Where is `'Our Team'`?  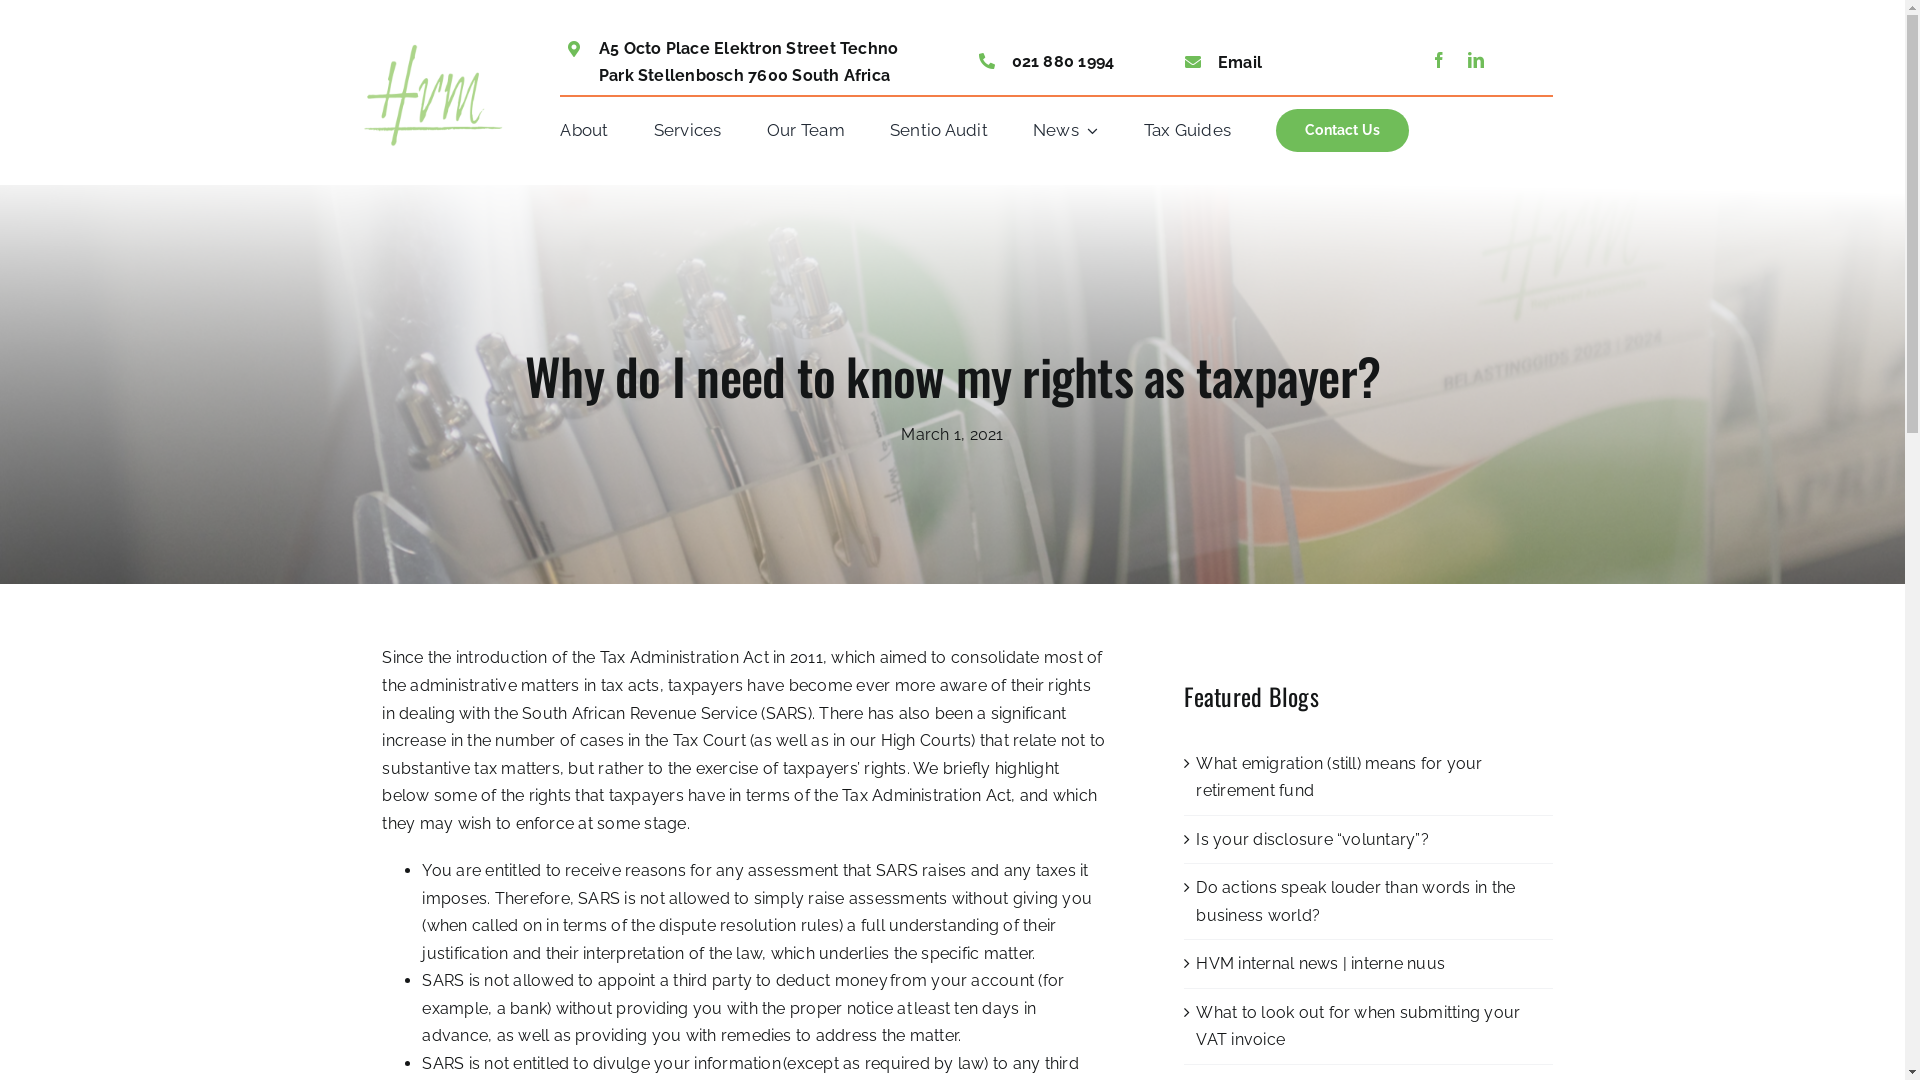
'Our Team' is located at coordinates (806, 131).